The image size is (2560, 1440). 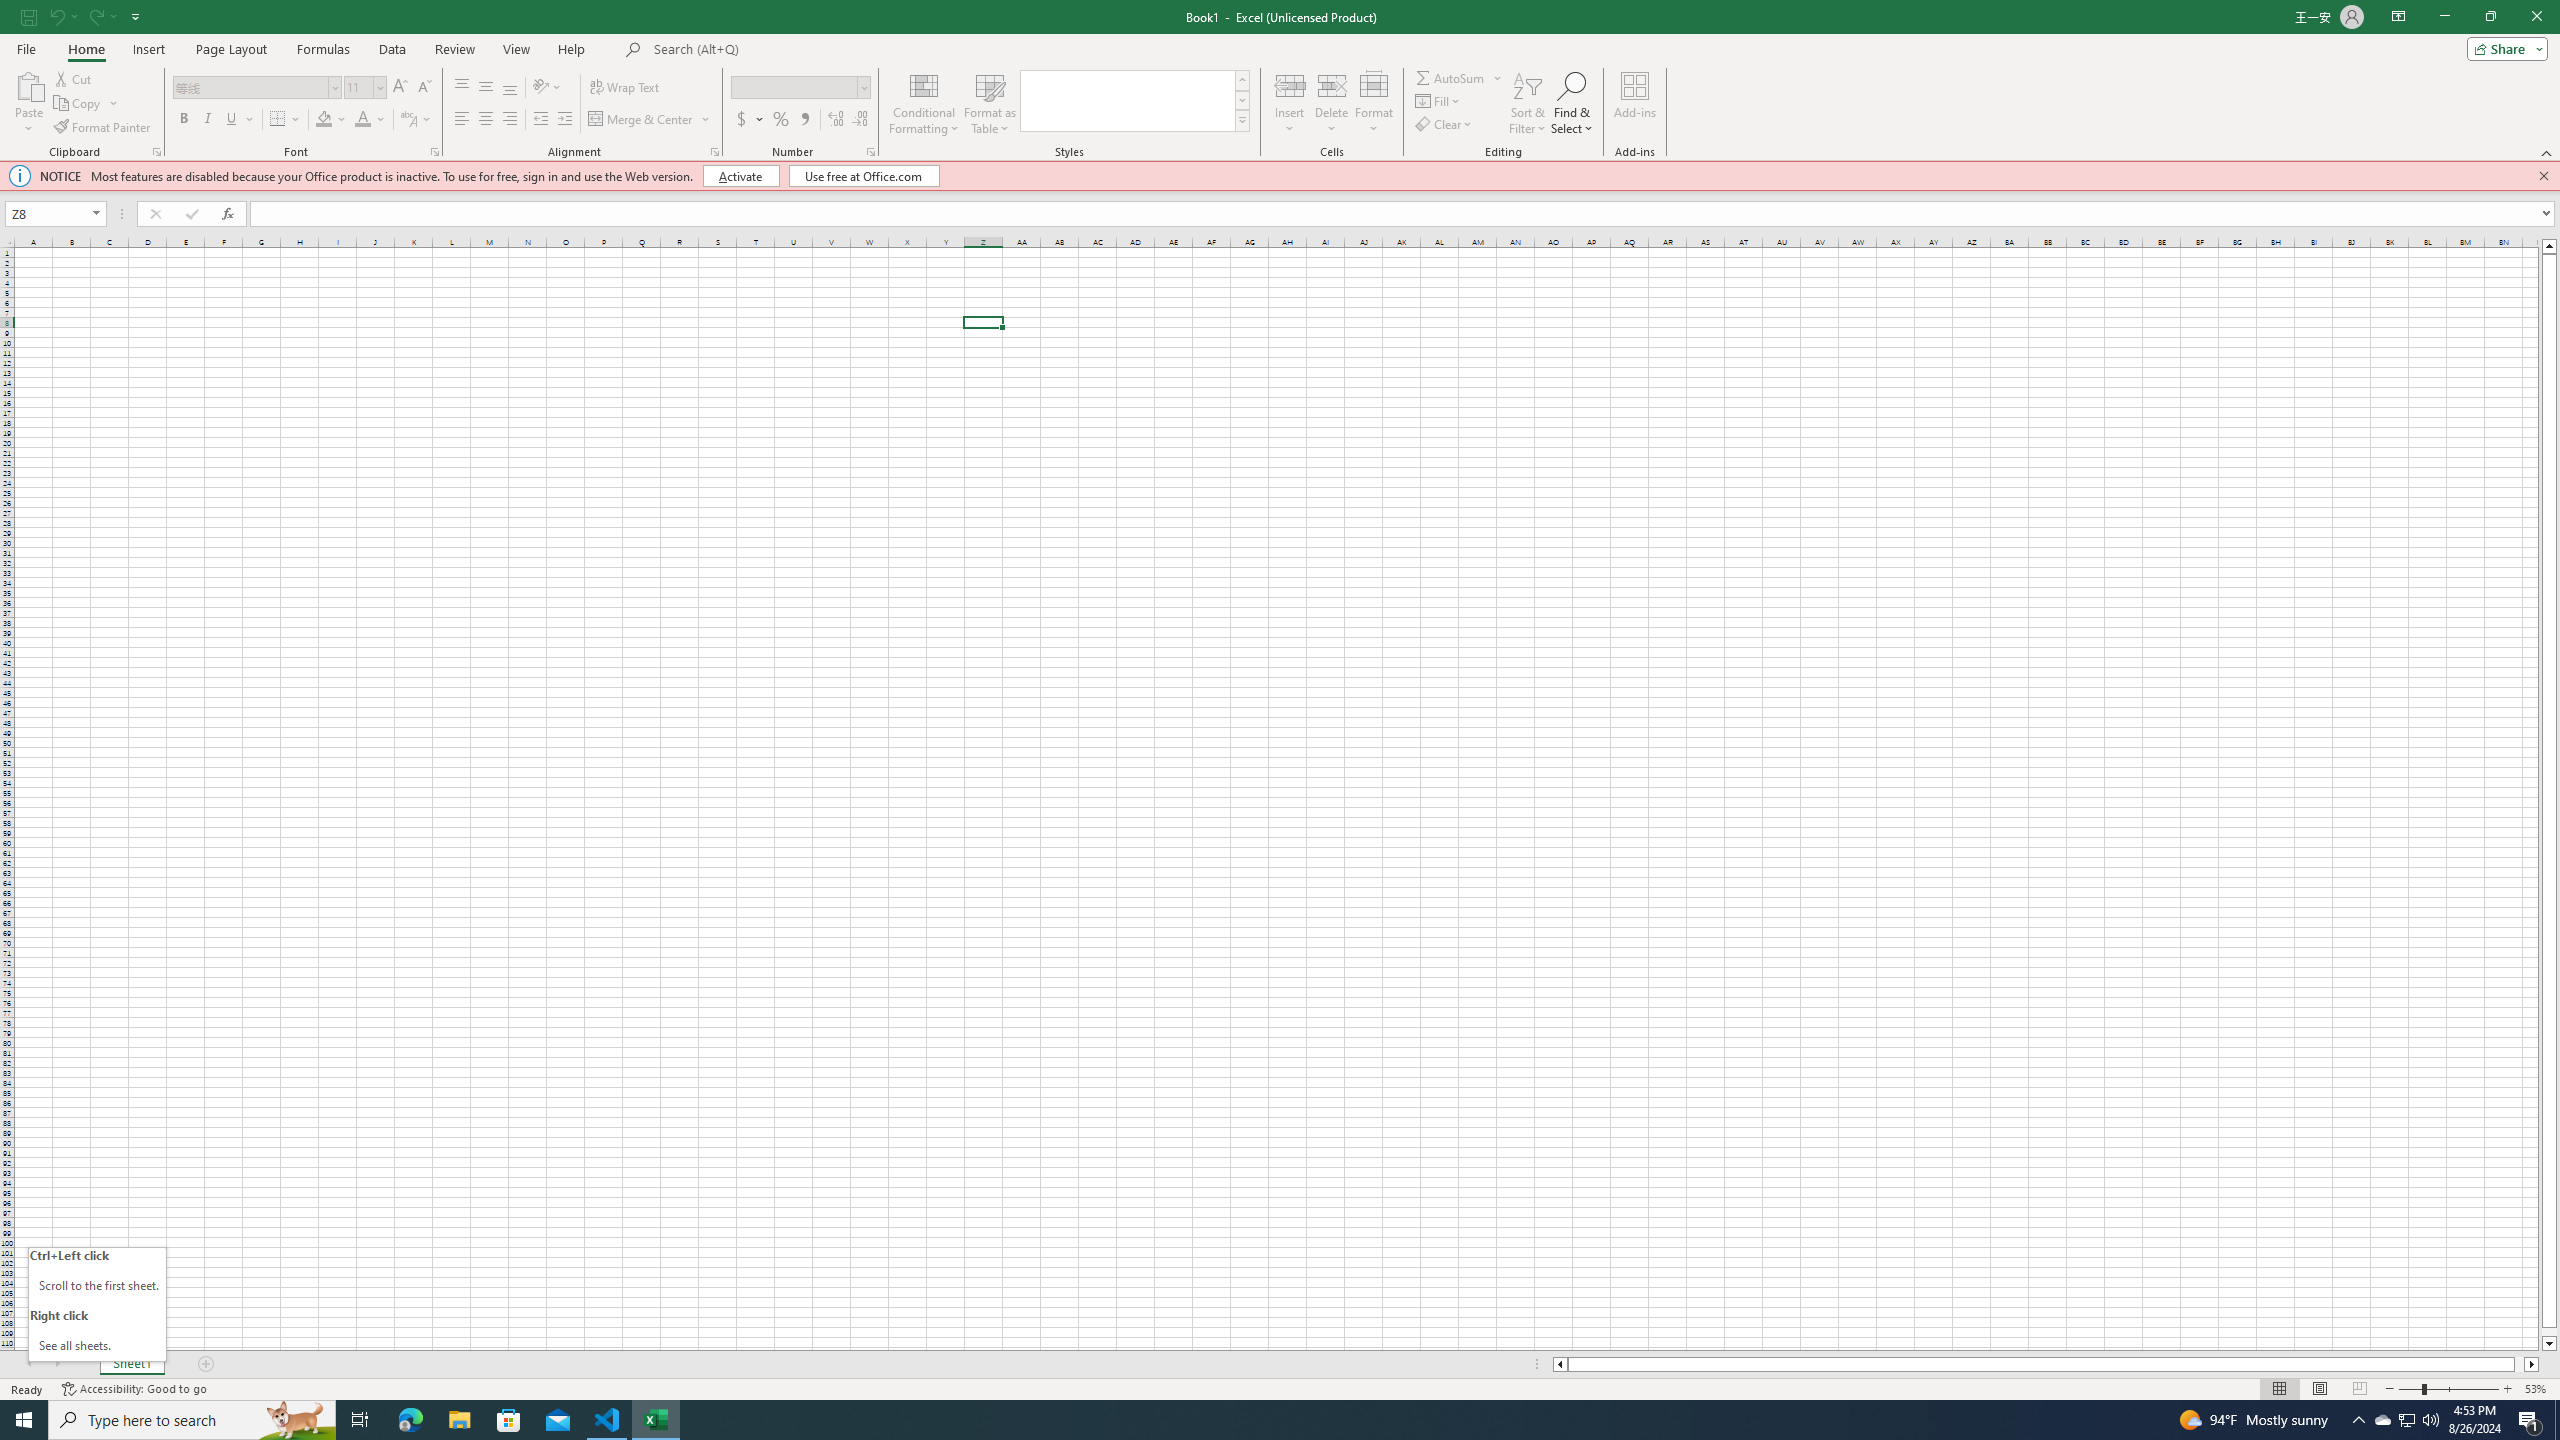 I want to click on 'Restore Down', so click(x=2490, y=16).